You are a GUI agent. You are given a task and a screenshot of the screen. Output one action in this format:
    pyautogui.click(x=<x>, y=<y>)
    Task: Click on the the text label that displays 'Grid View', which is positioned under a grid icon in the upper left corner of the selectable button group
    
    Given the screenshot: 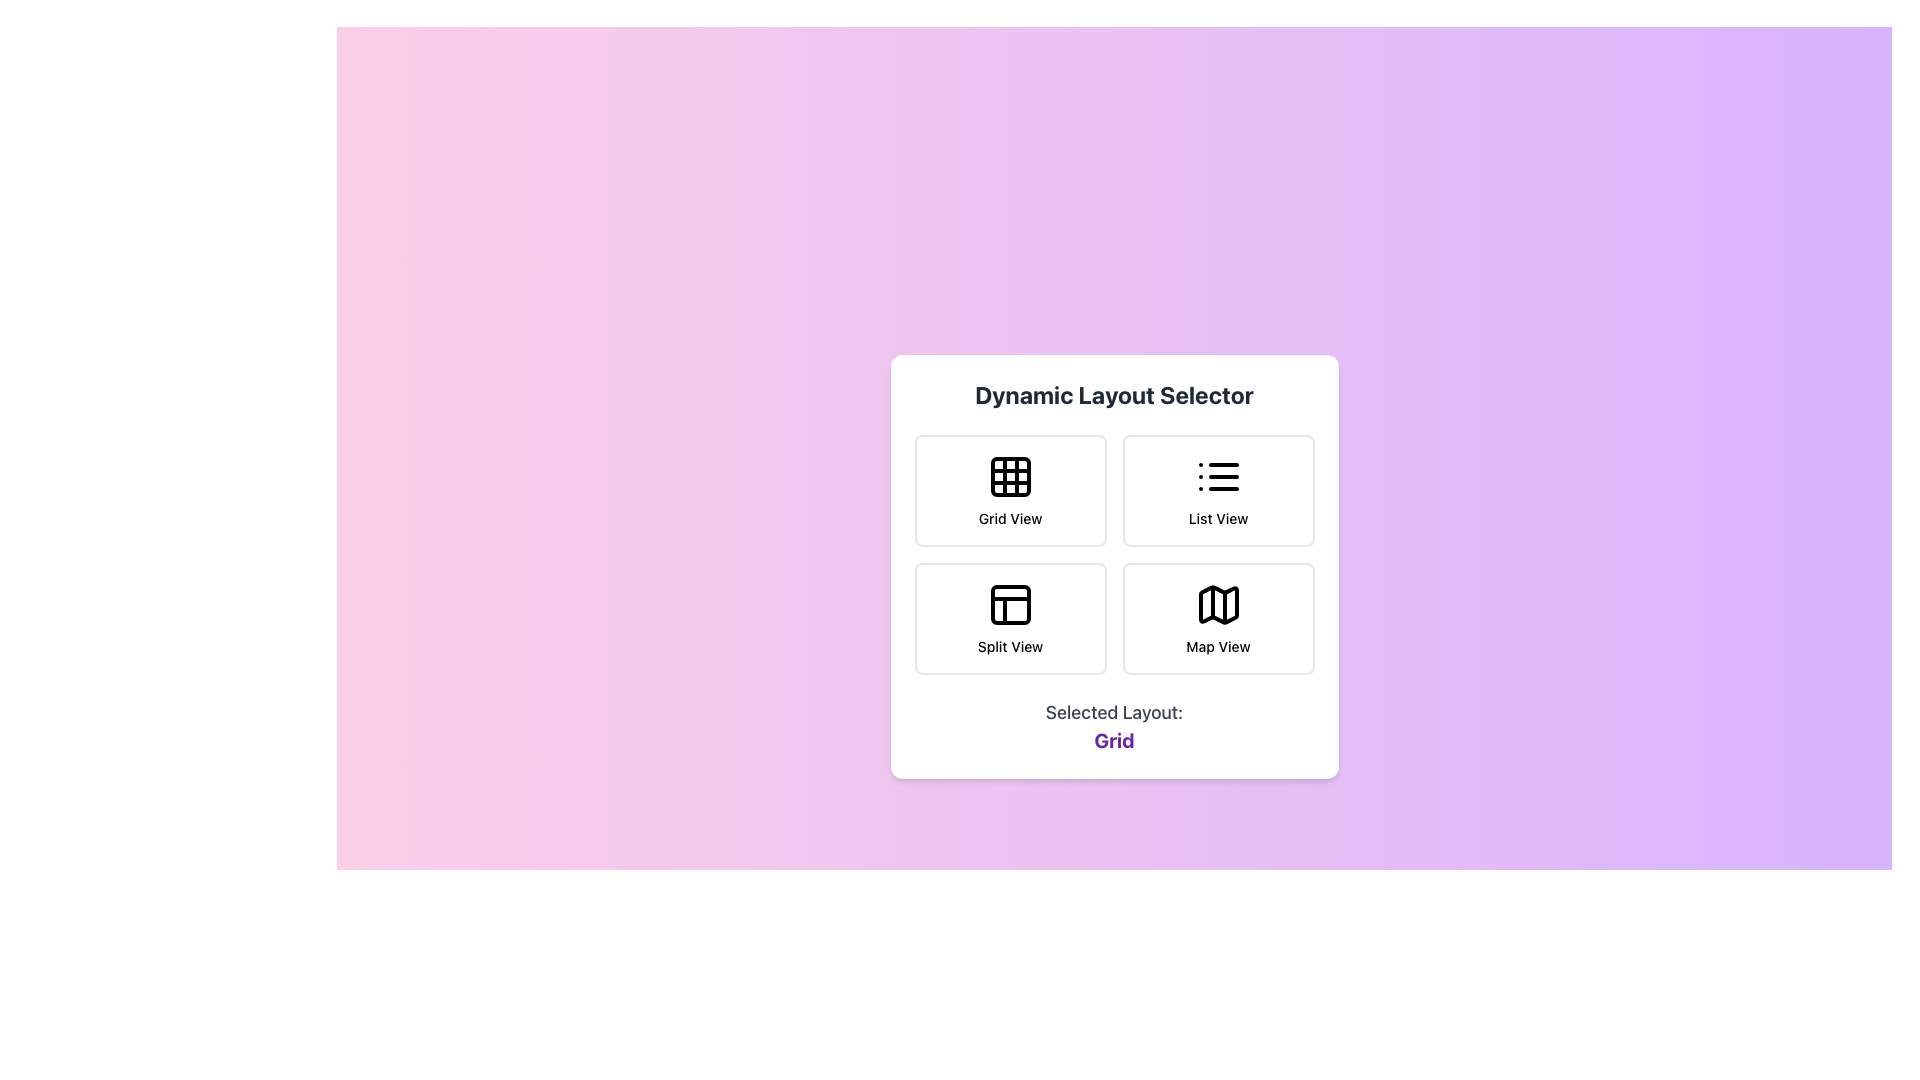 What is the action you would take?
    pyautogui.click(x=1010, y=518)
    